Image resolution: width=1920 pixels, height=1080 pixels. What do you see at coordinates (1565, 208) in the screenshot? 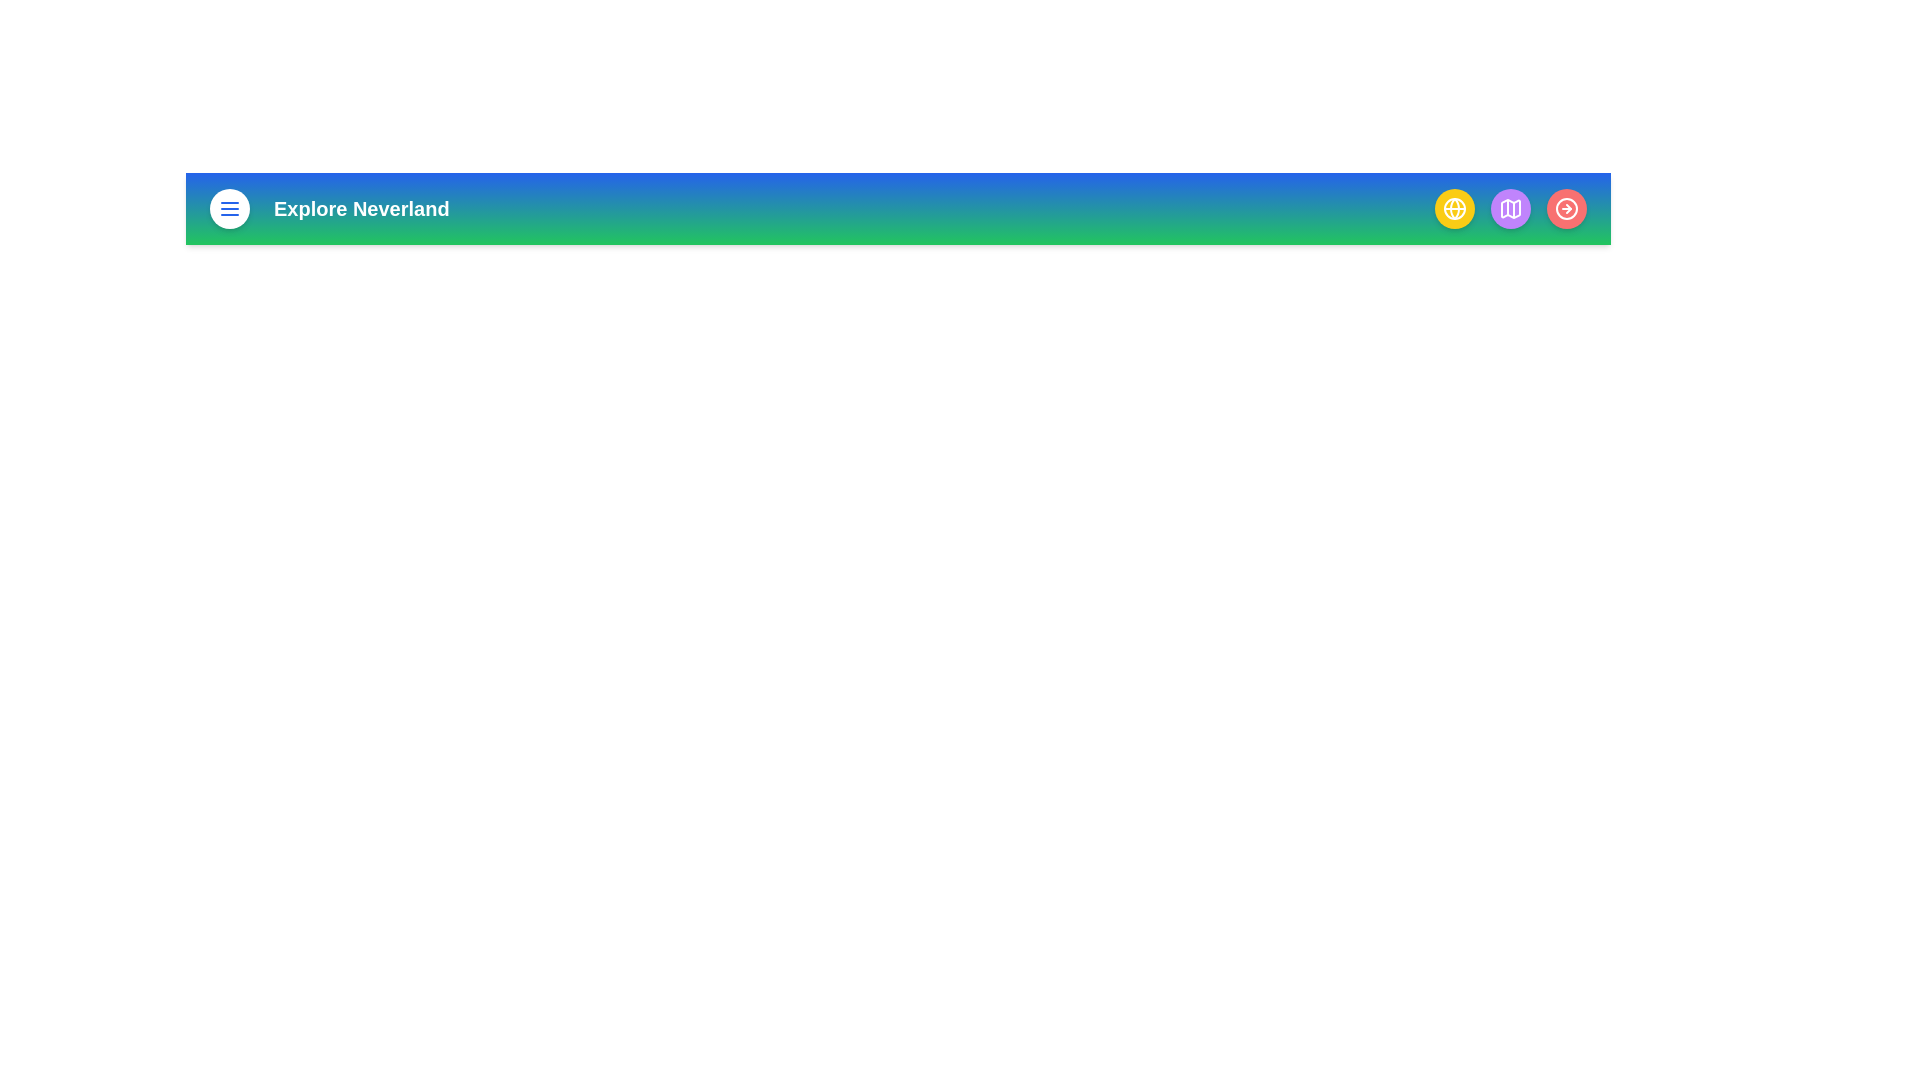
I see `the button with red color to view its hover effect` at bounding box center [1565, 208].